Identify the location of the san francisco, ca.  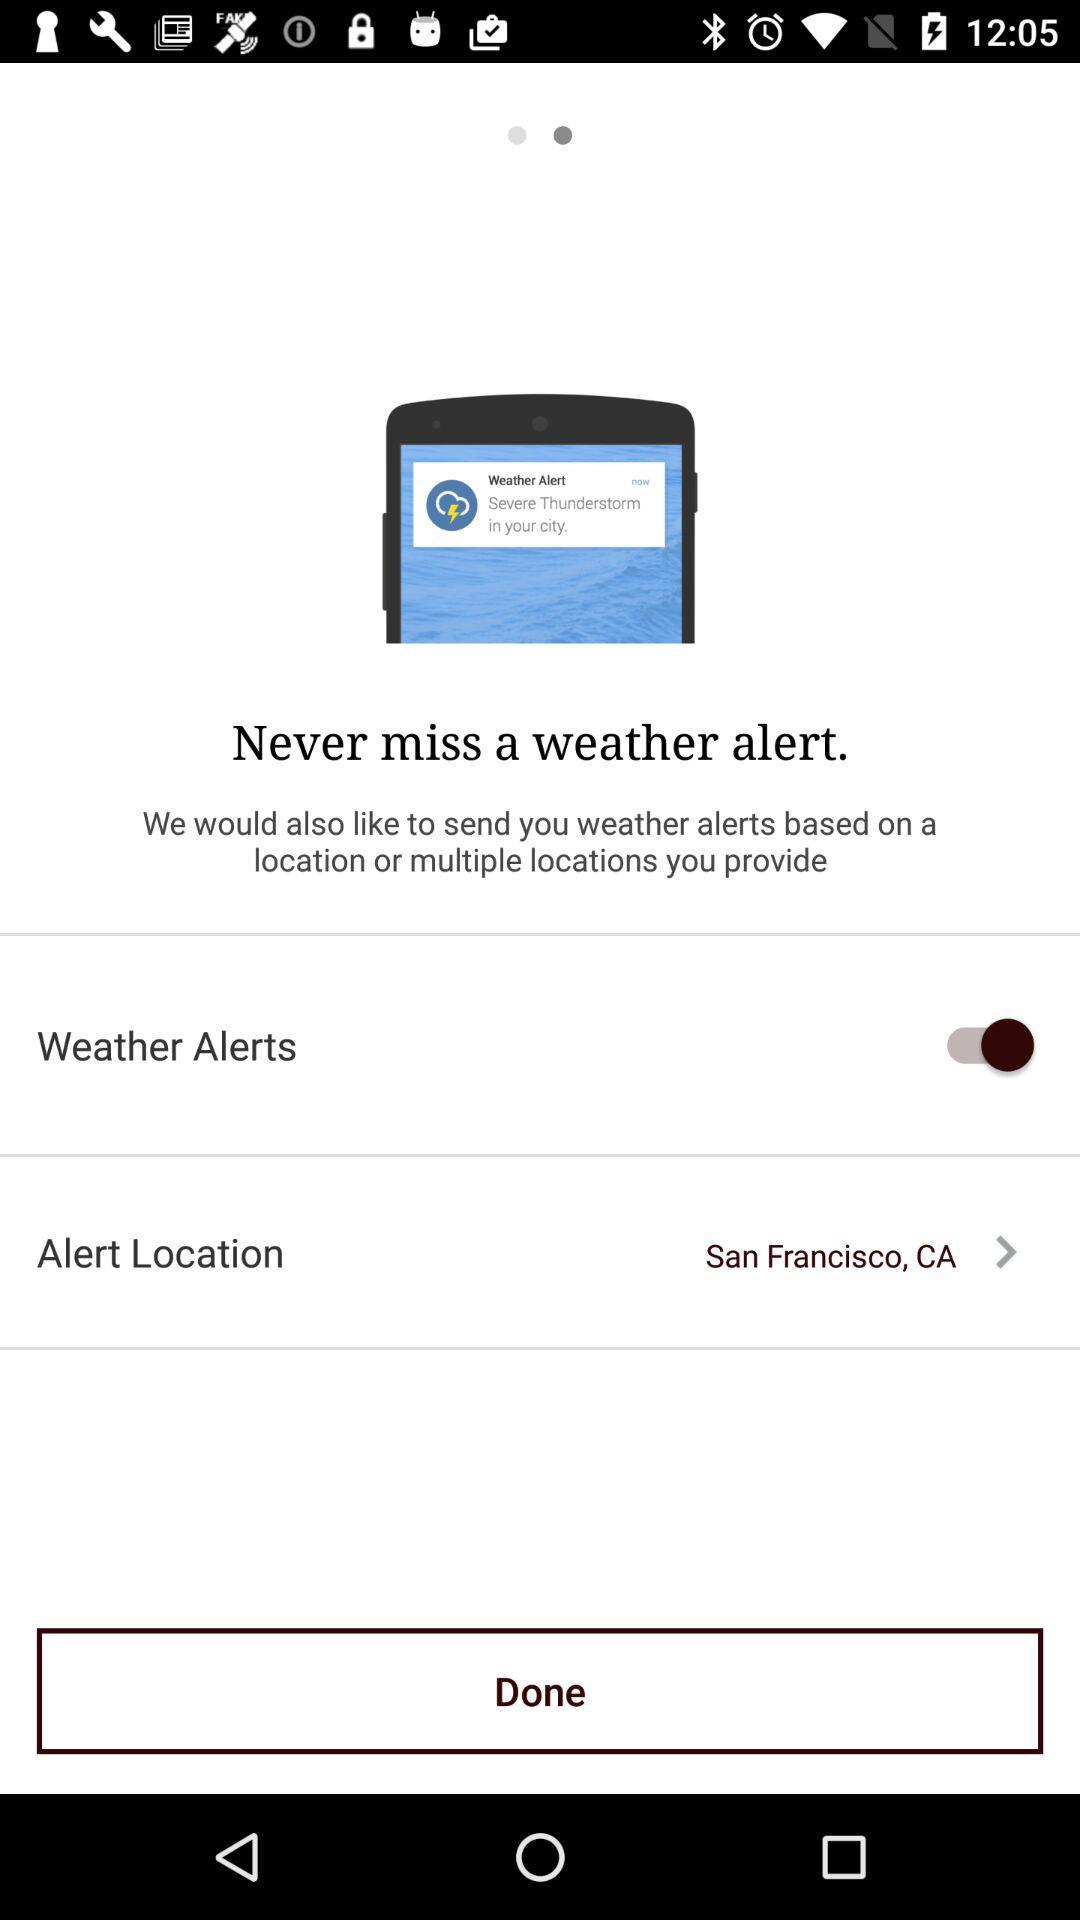
(860, 1254).